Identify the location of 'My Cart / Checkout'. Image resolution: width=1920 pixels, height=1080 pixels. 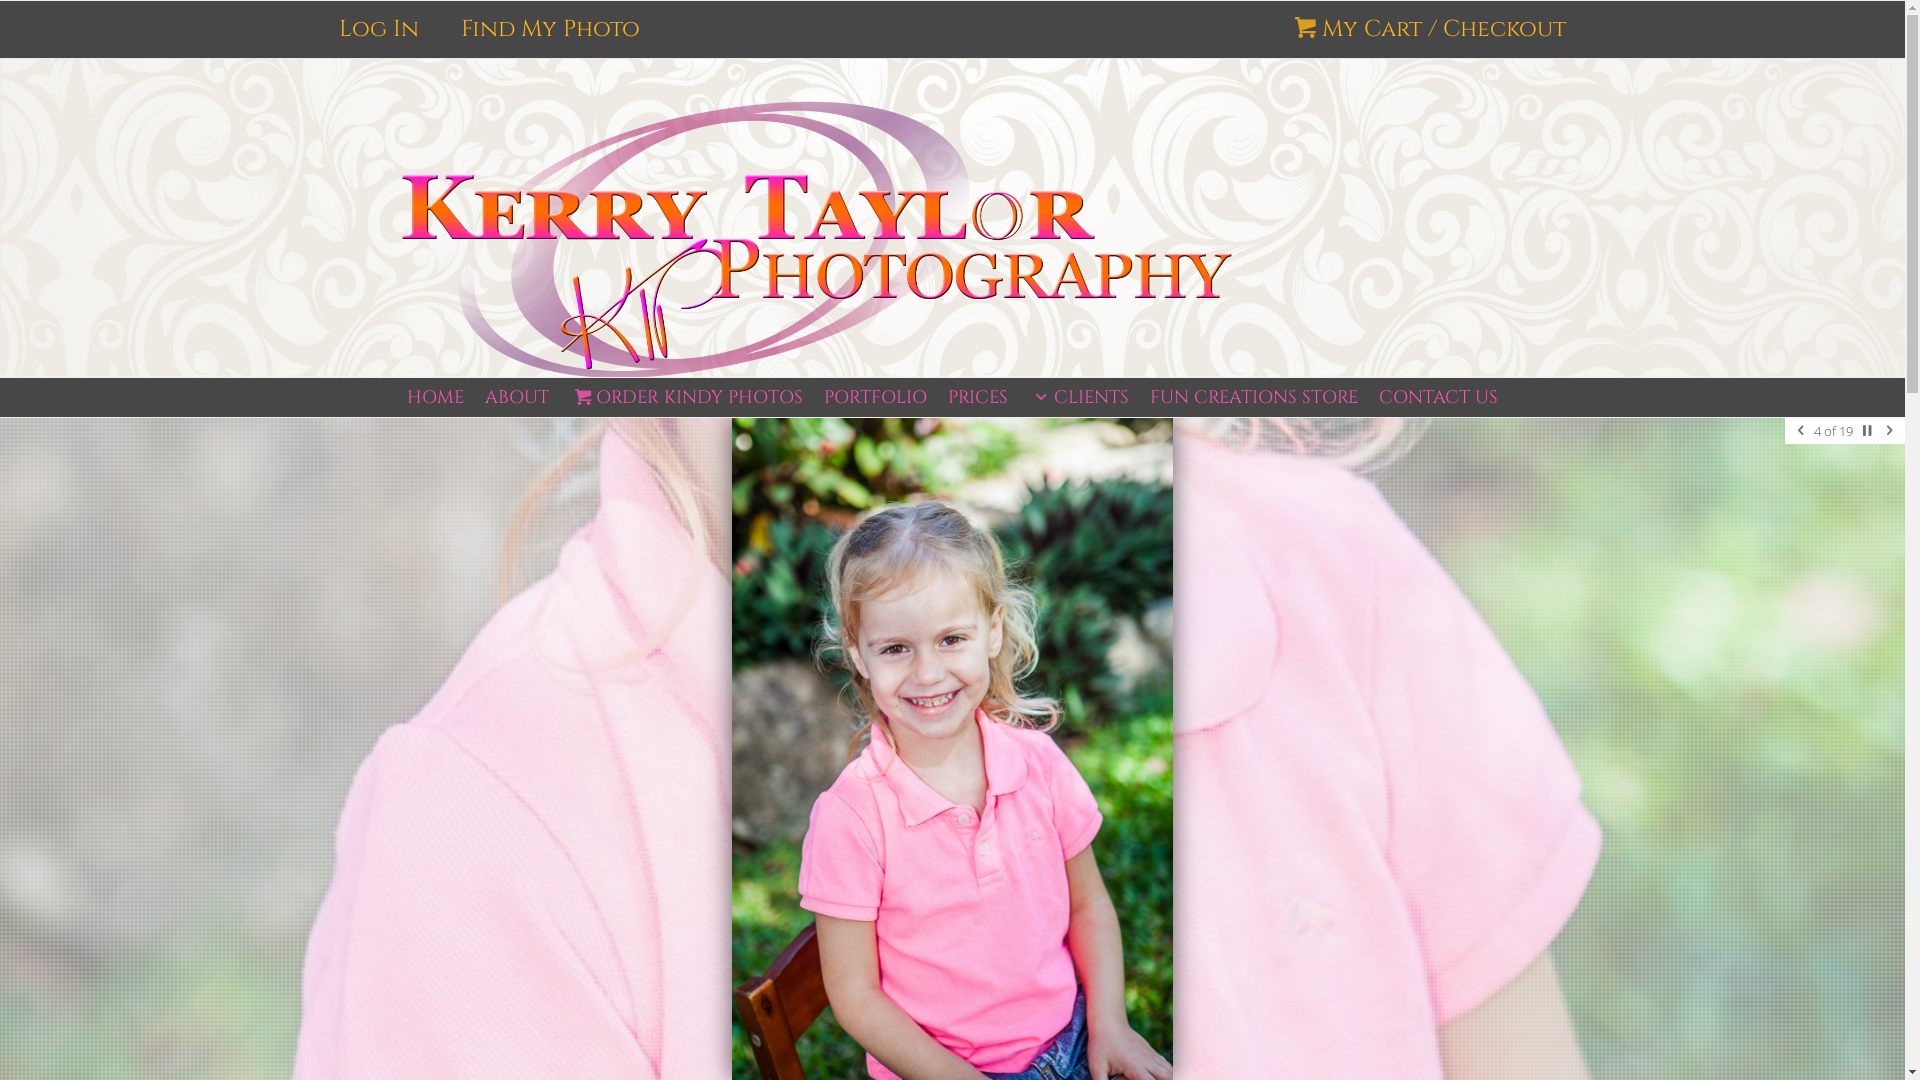
(1427, 29).